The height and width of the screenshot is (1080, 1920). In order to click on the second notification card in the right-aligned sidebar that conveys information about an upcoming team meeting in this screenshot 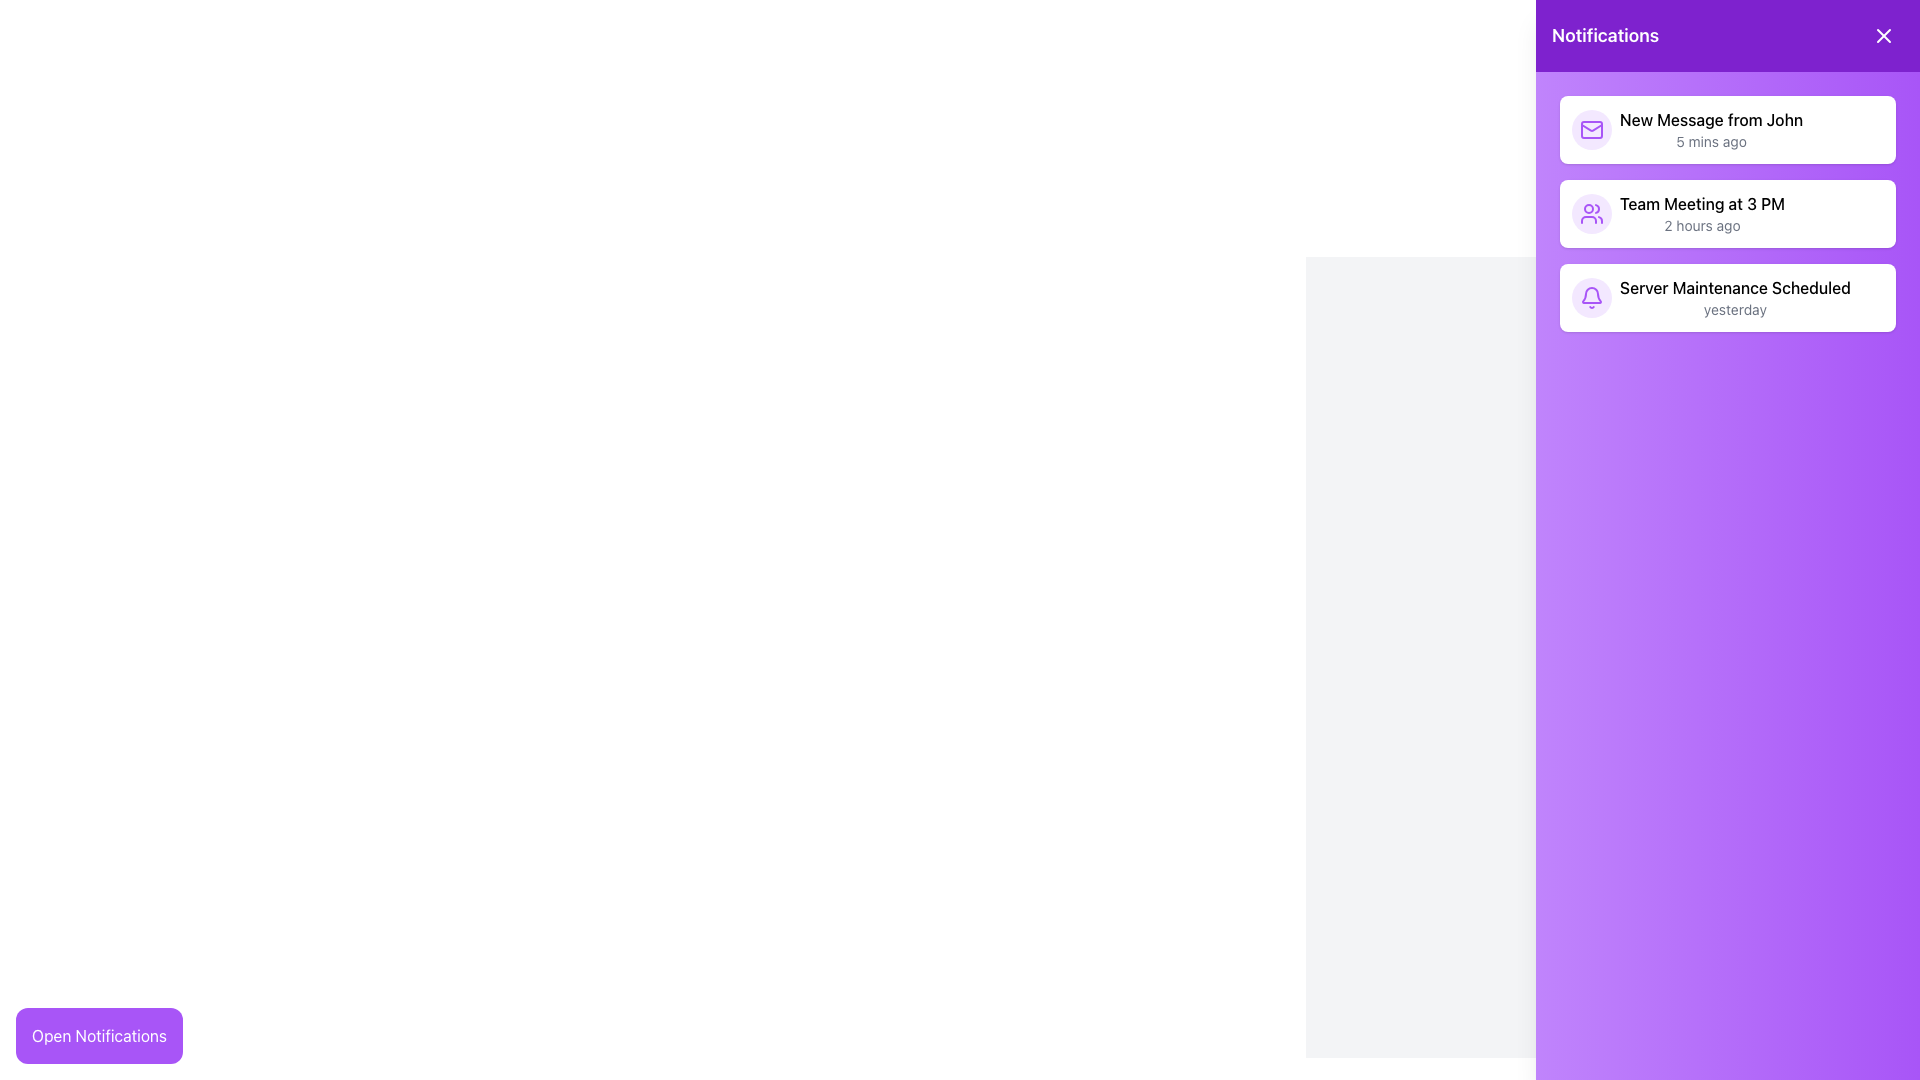, I will do `click(1727, 213)`.